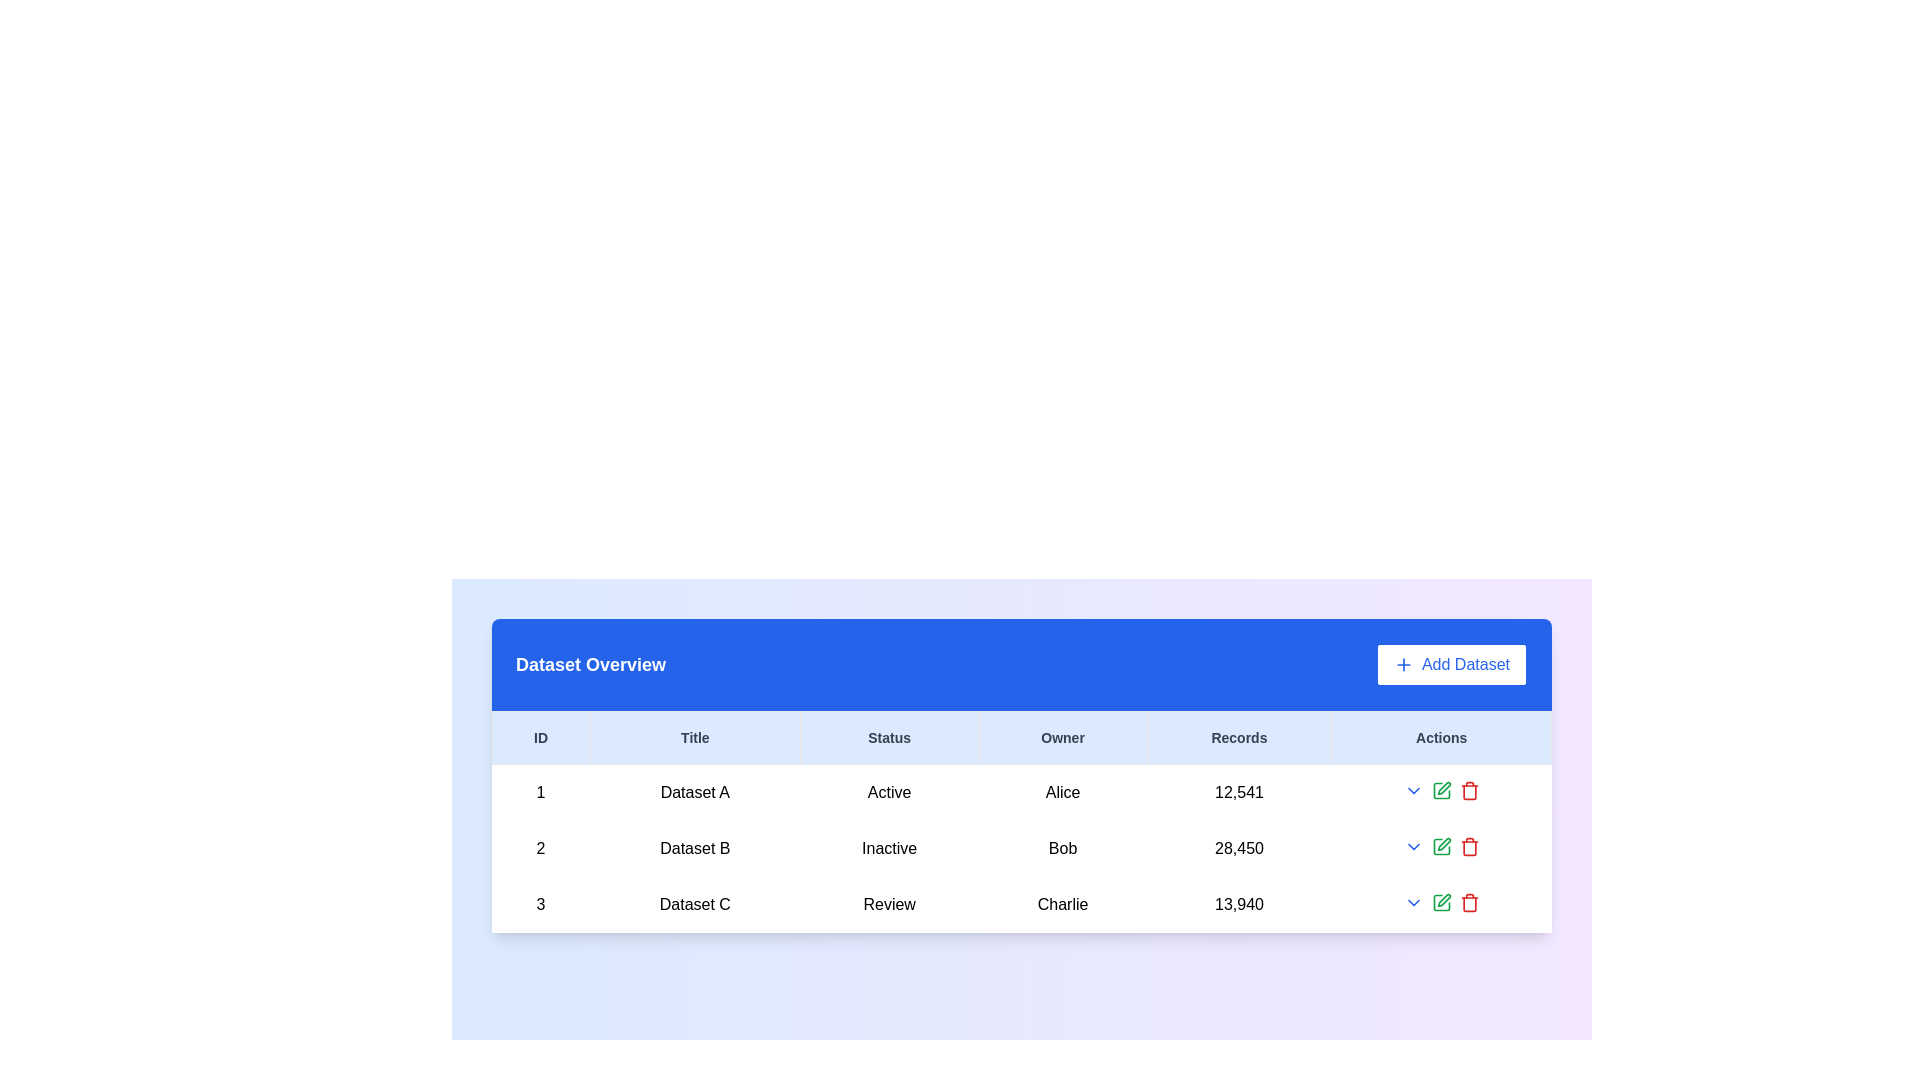 This screenshot has width=1920, height=1080. Describe the element at coordinates (1062, 905) in the screenshot. I see `the text label indicating the owner of the dataset titled 'Dataset C' located in the 'Owner' column of the third row of the table` at that location.